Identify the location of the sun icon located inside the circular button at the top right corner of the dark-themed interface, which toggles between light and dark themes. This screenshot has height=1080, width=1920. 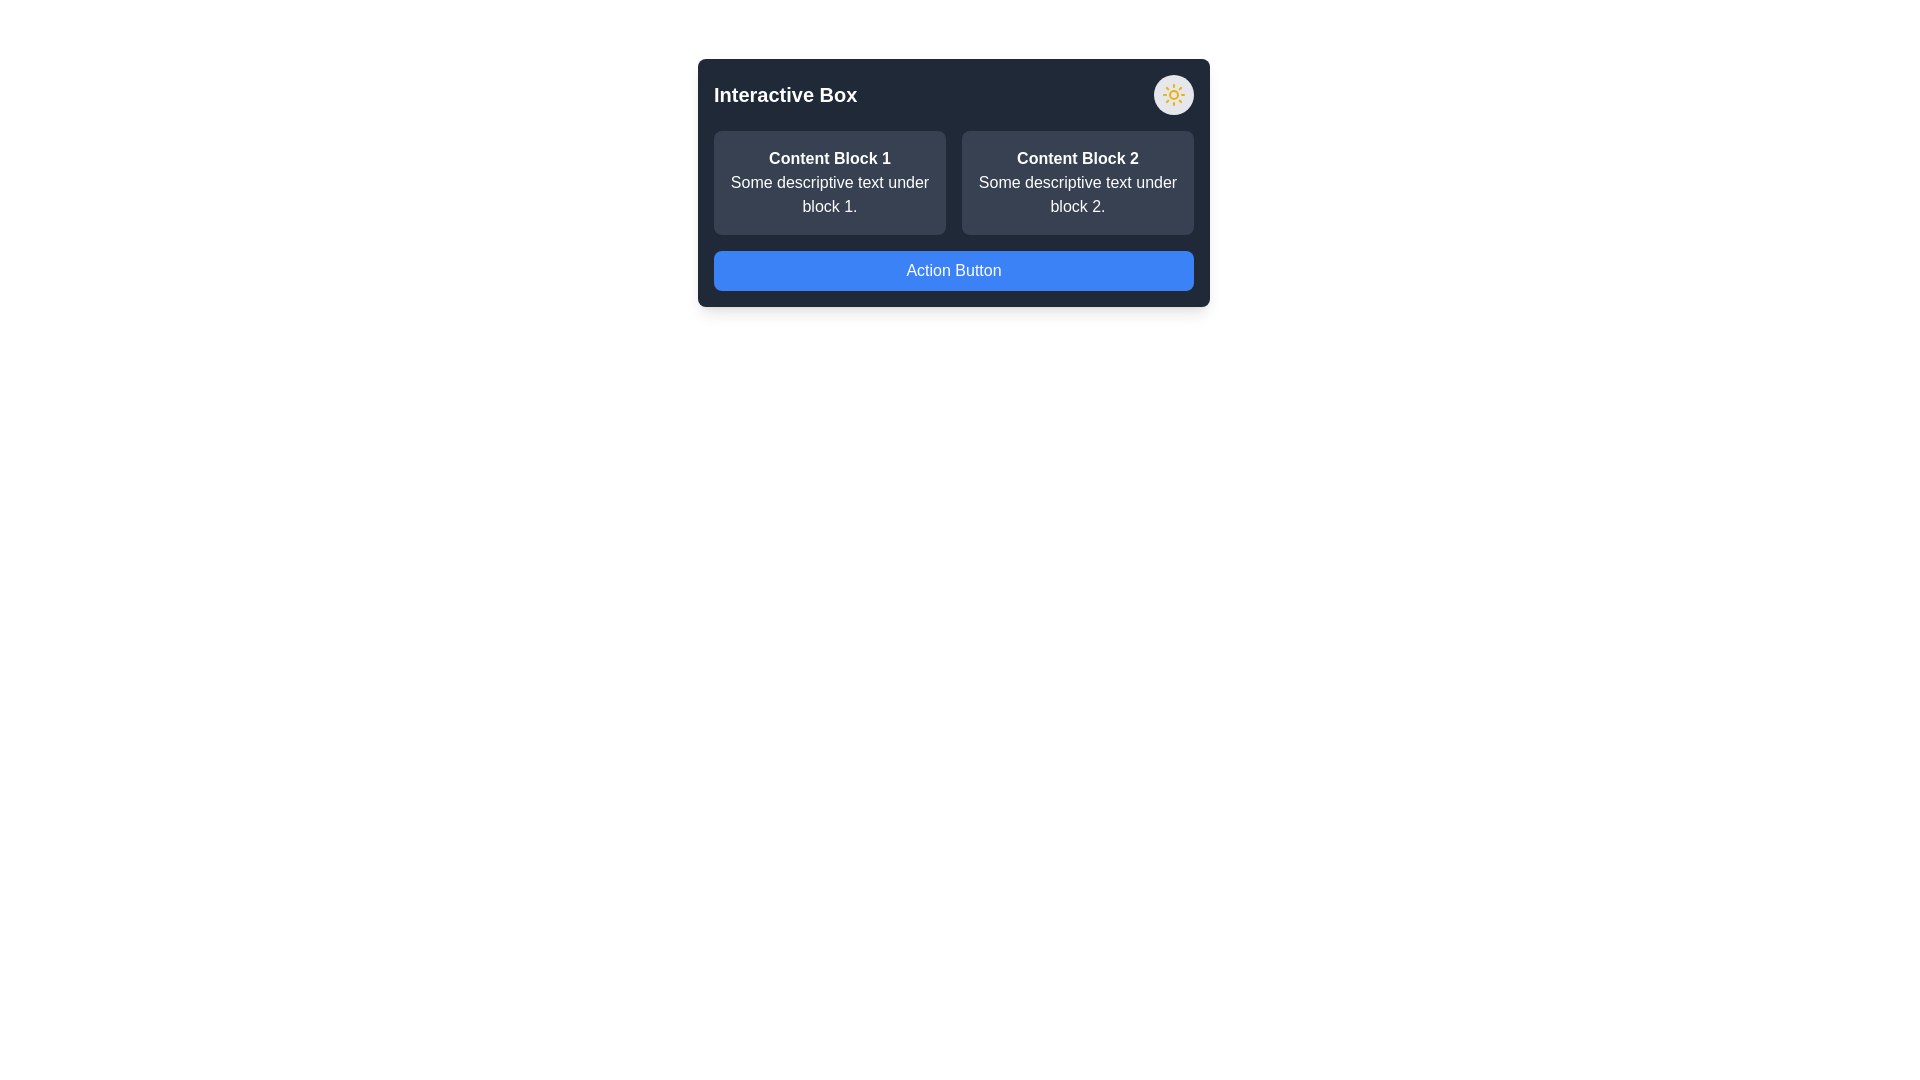
(1174, 95).